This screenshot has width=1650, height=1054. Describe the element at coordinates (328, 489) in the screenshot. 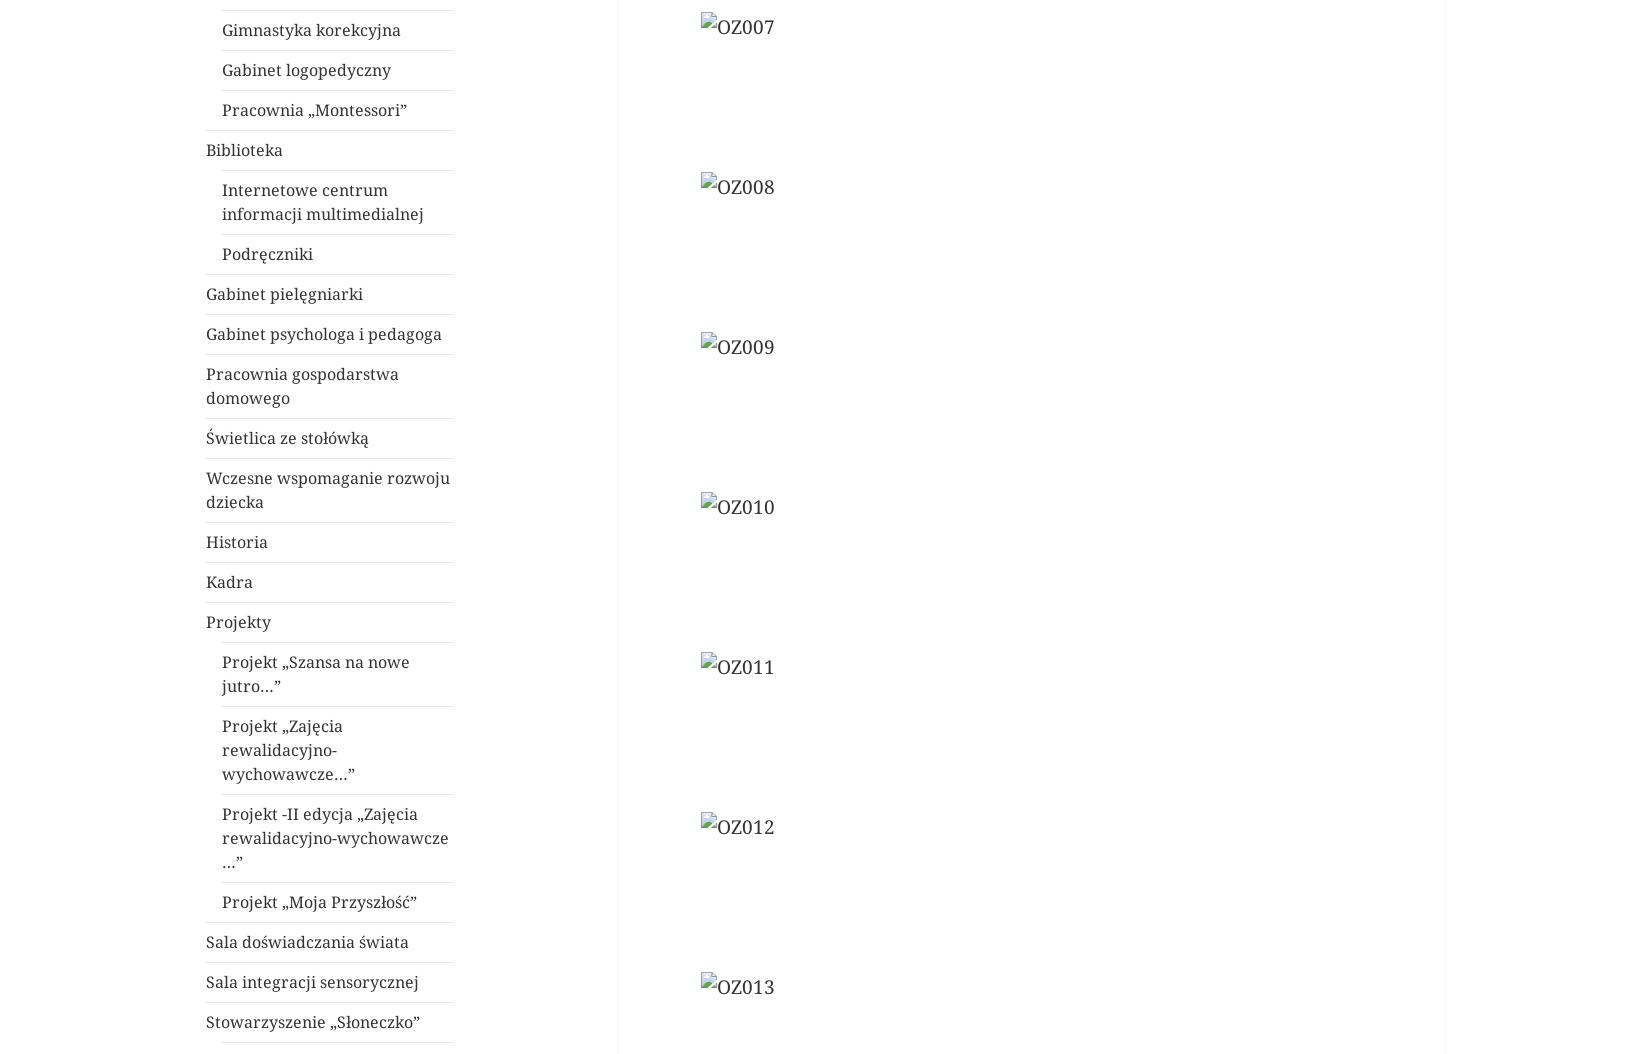

I see `'Wczesne wspomaganie rozwoju dziecka'` at that location.